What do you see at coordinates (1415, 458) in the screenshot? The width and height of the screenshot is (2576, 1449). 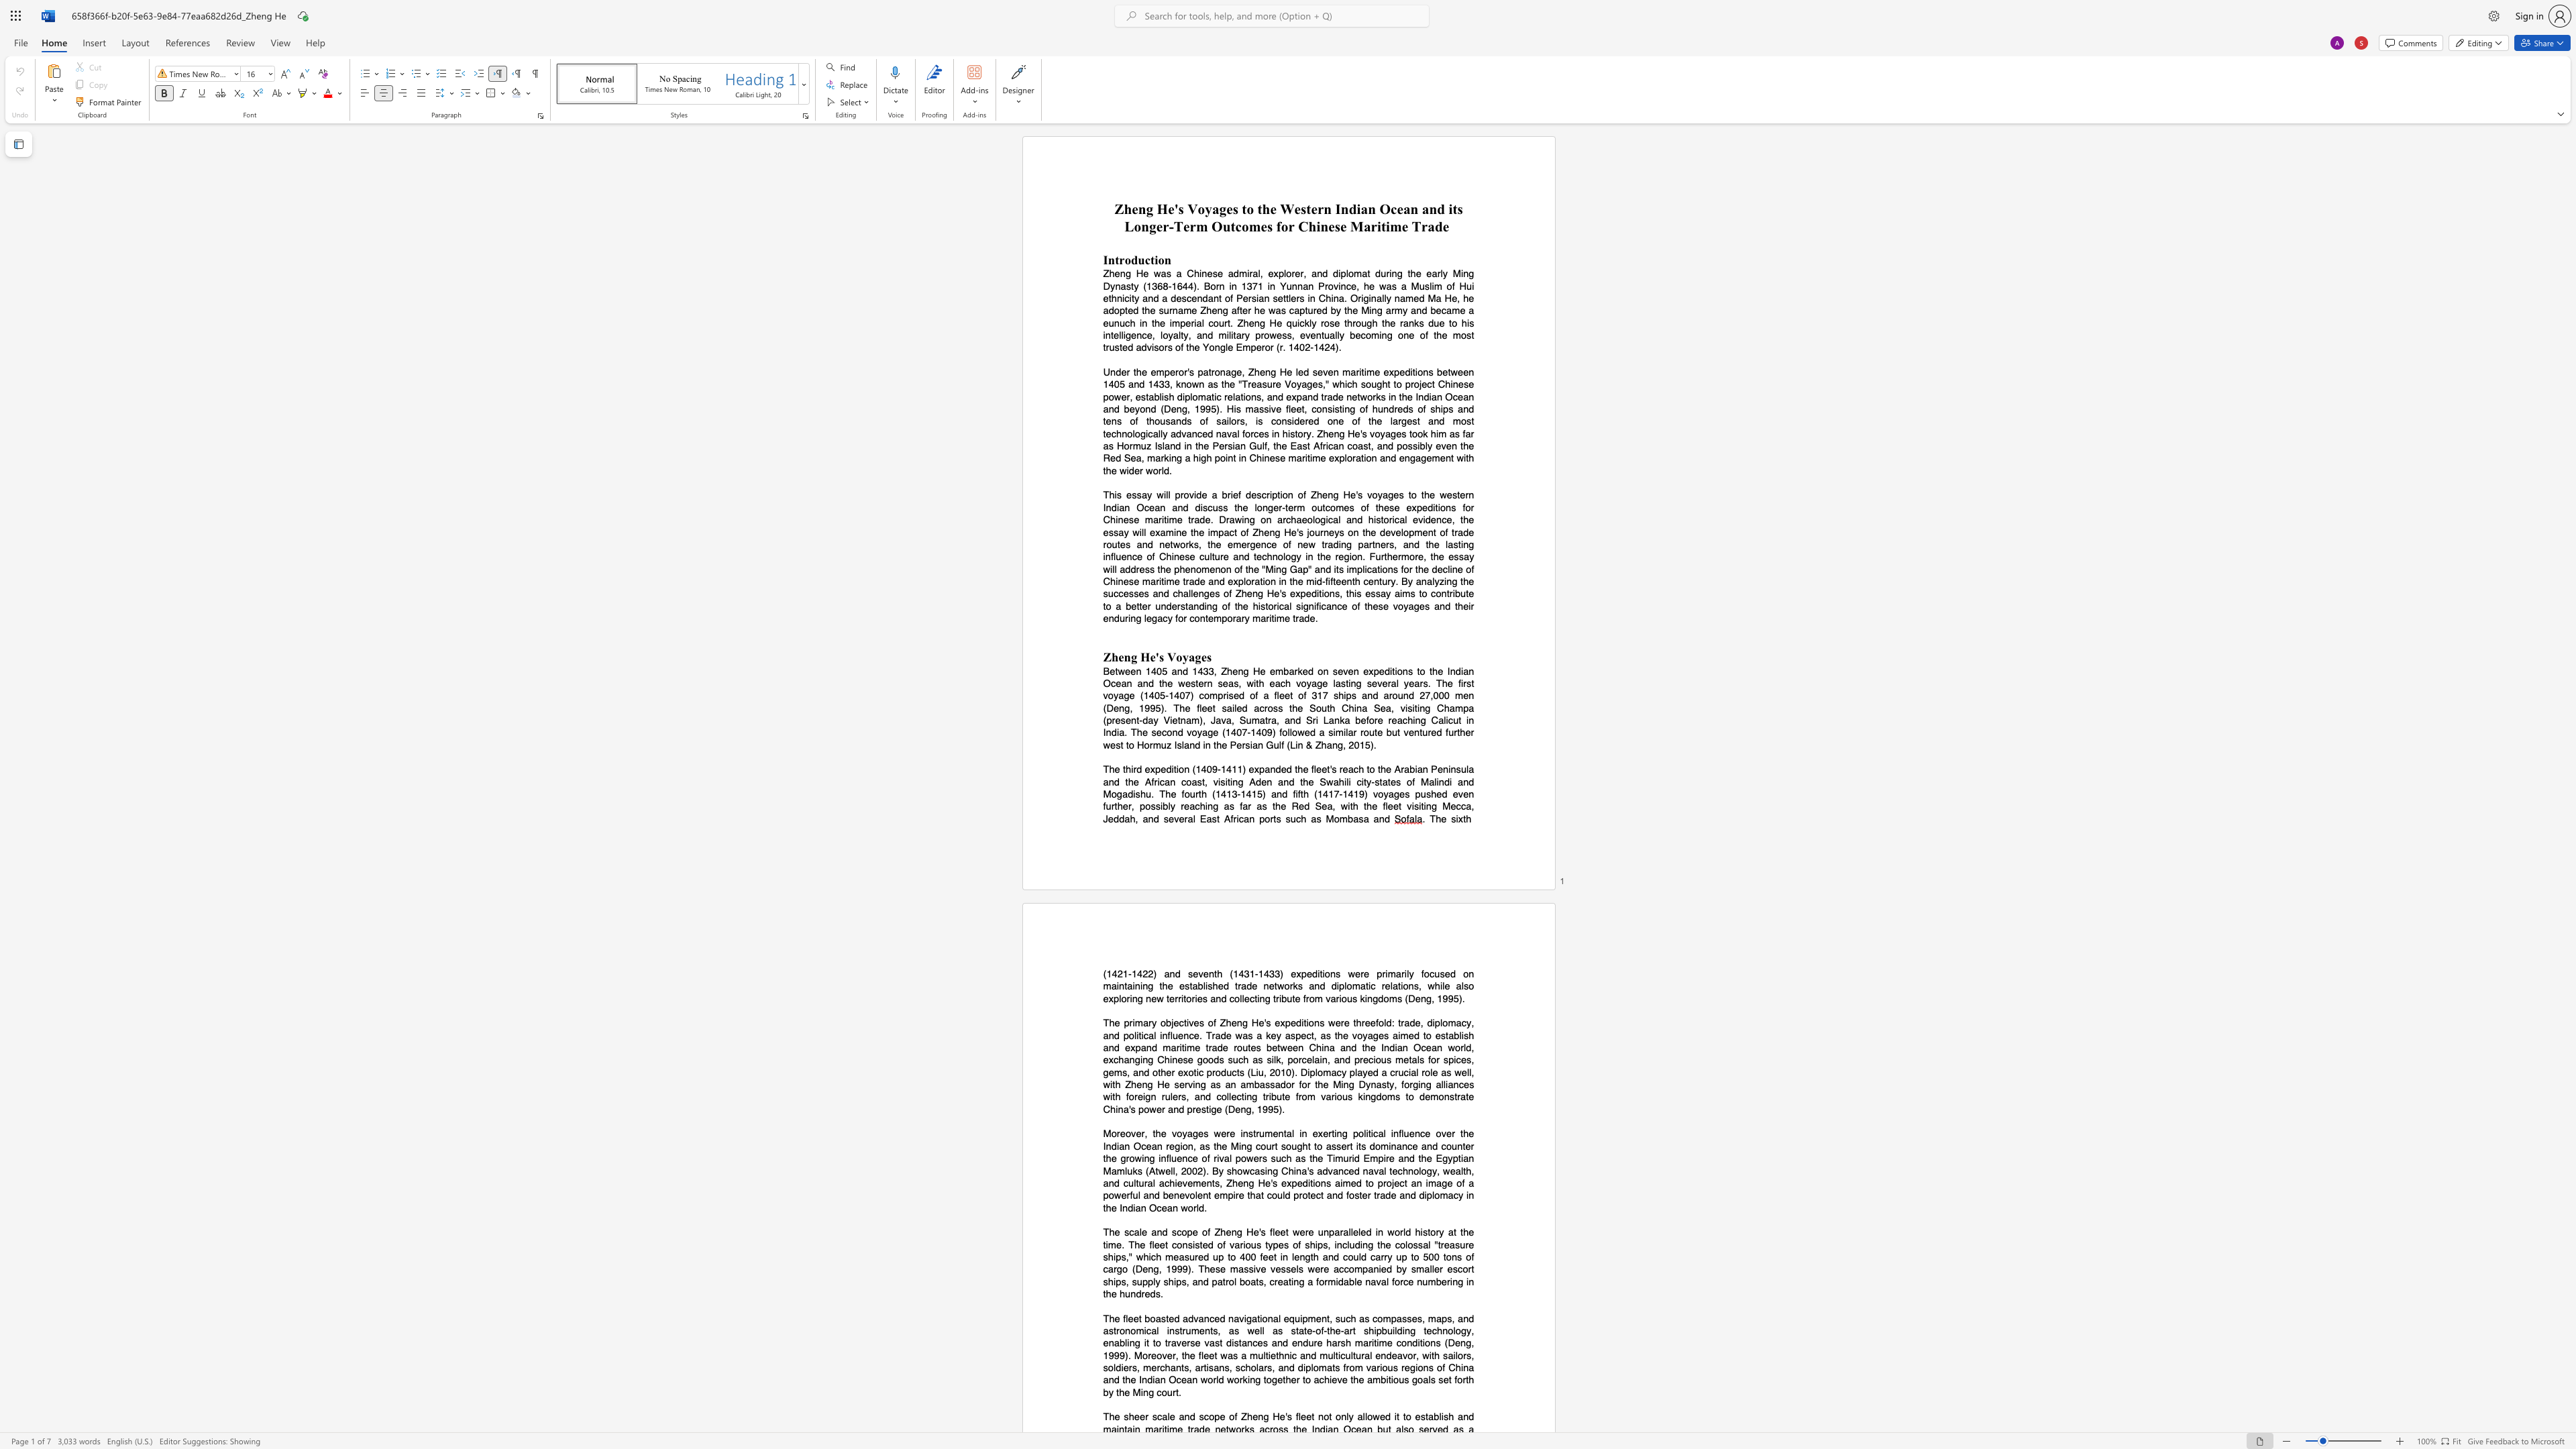 I see `the subset text "agem" within the text "the Red Sea, marking a high point in Chinese maritime exploration and engagement with the wider world."` at bounding box center [1415, 458].